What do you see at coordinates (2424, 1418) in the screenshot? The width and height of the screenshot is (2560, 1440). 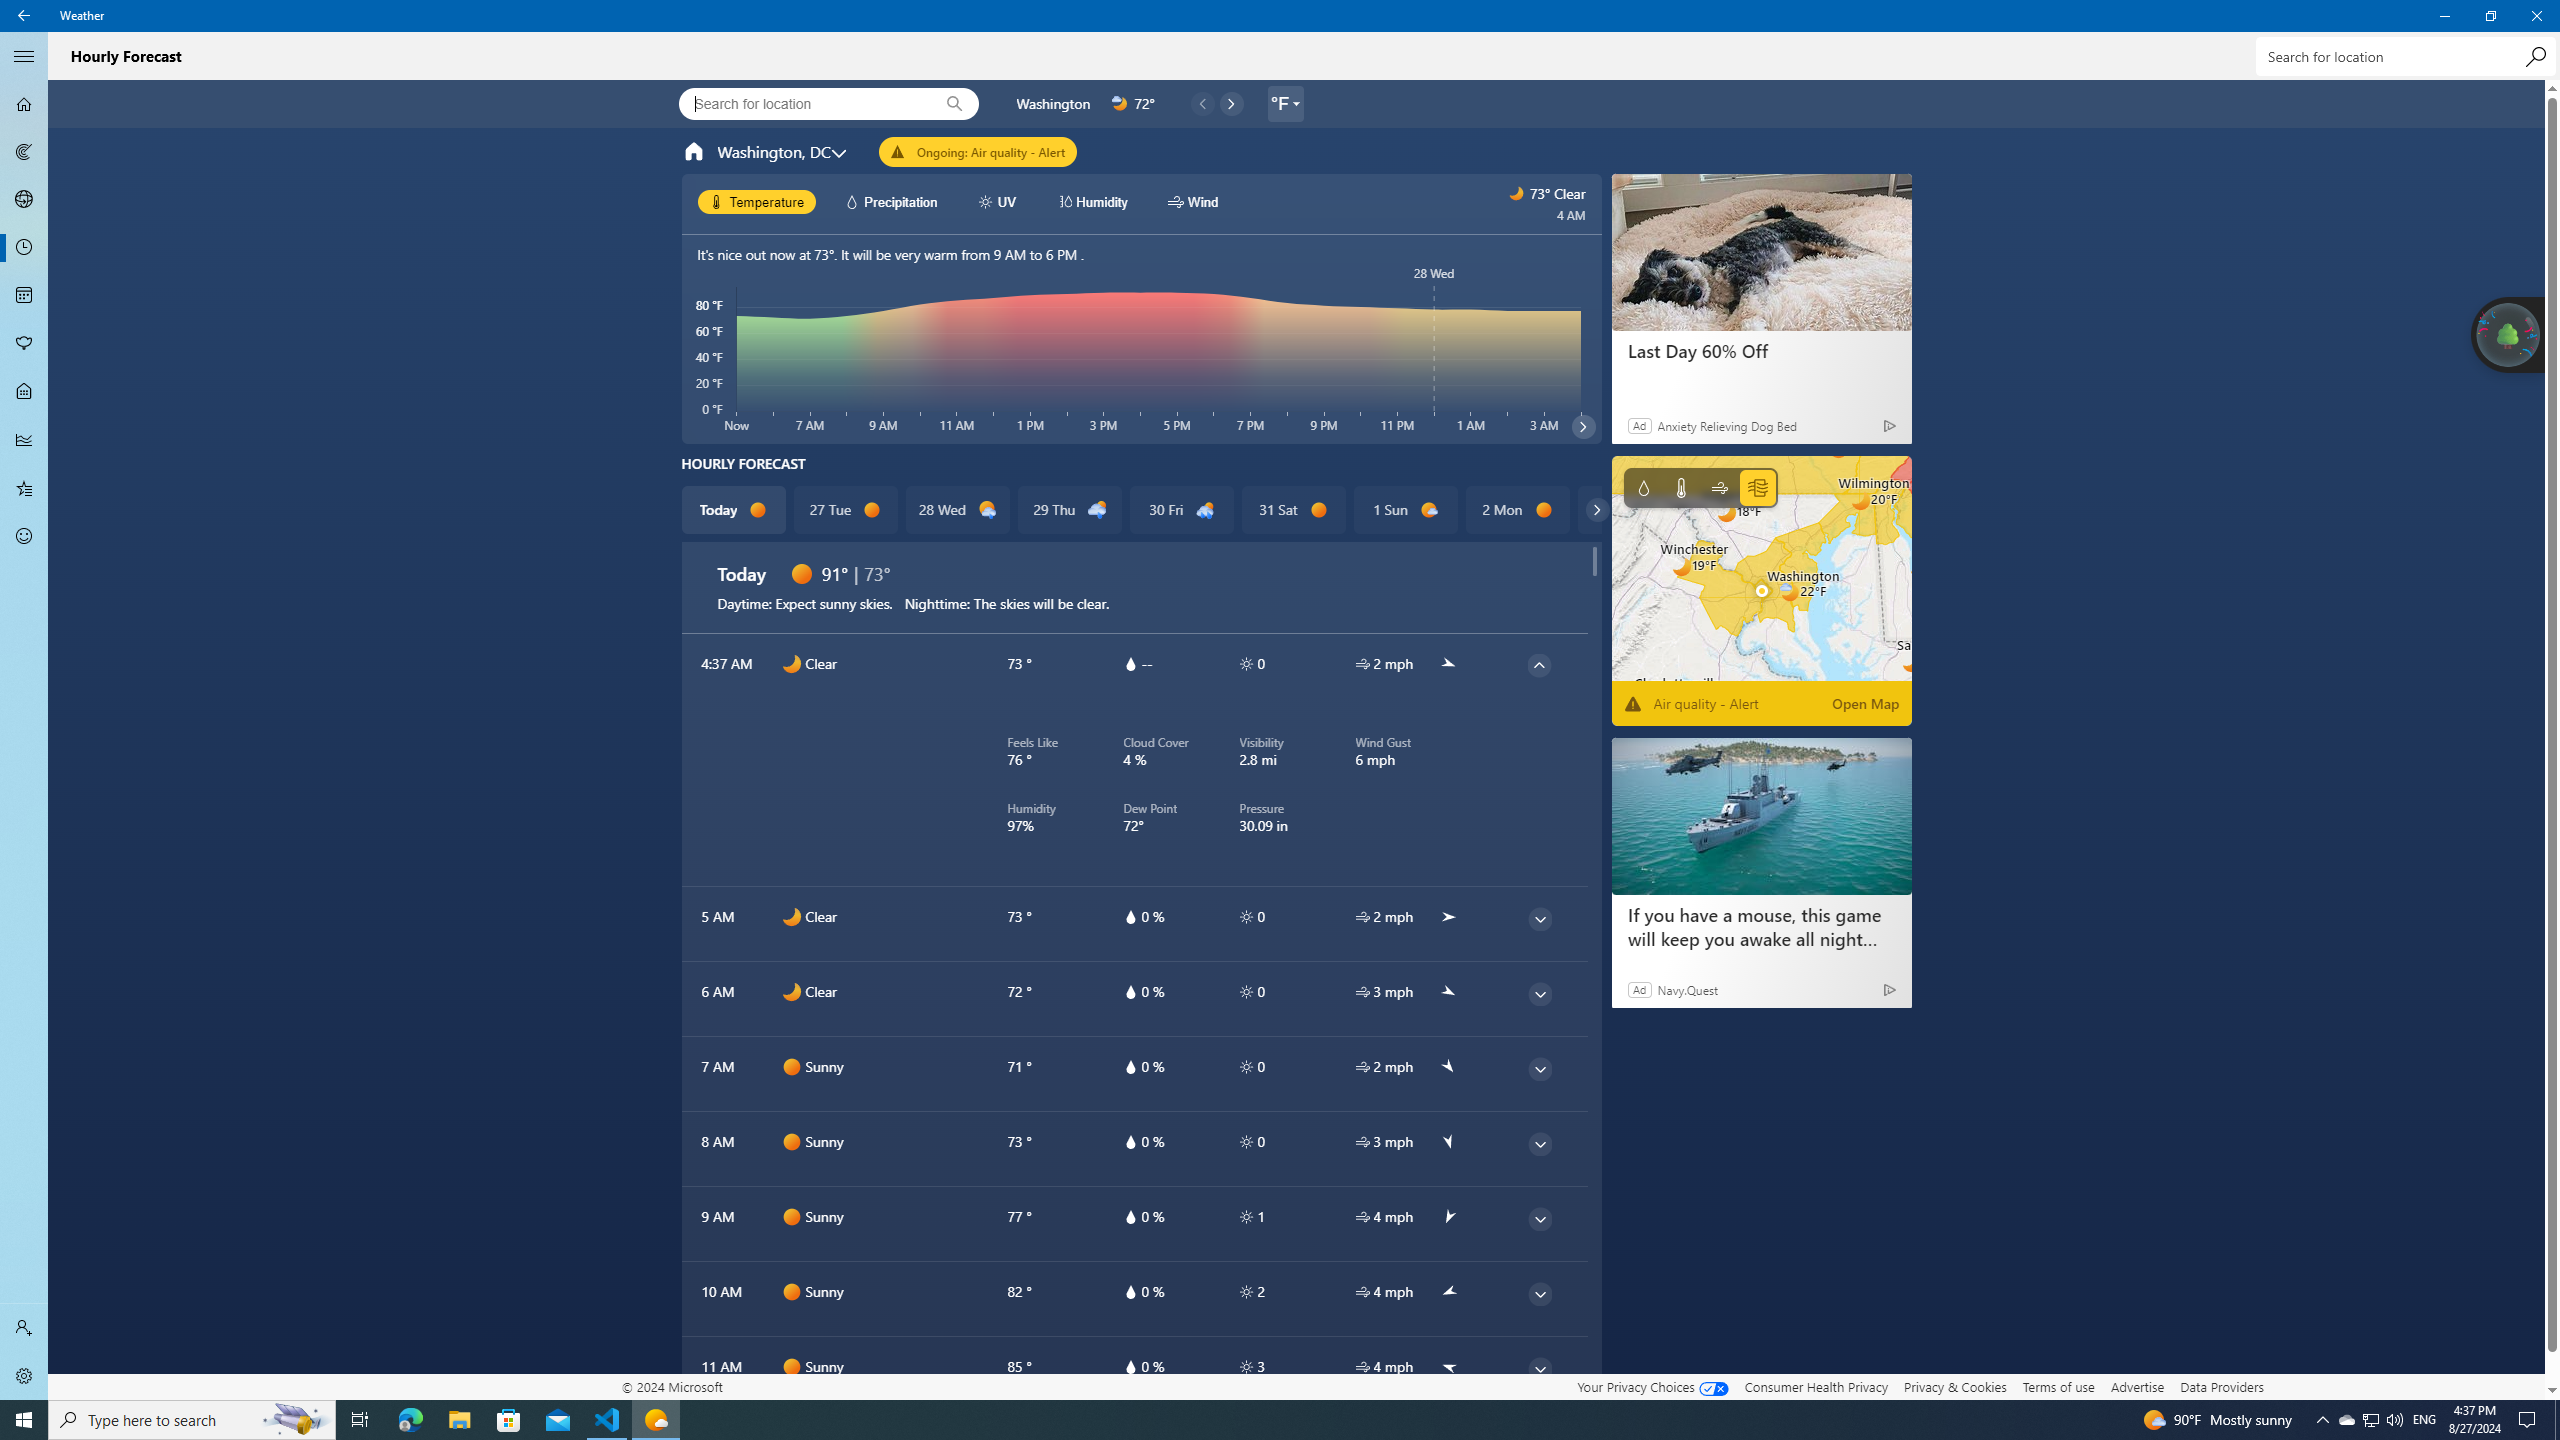 I see `'Tray Input Indicator - English (United States)'` at bounding box center [2424, 1418].